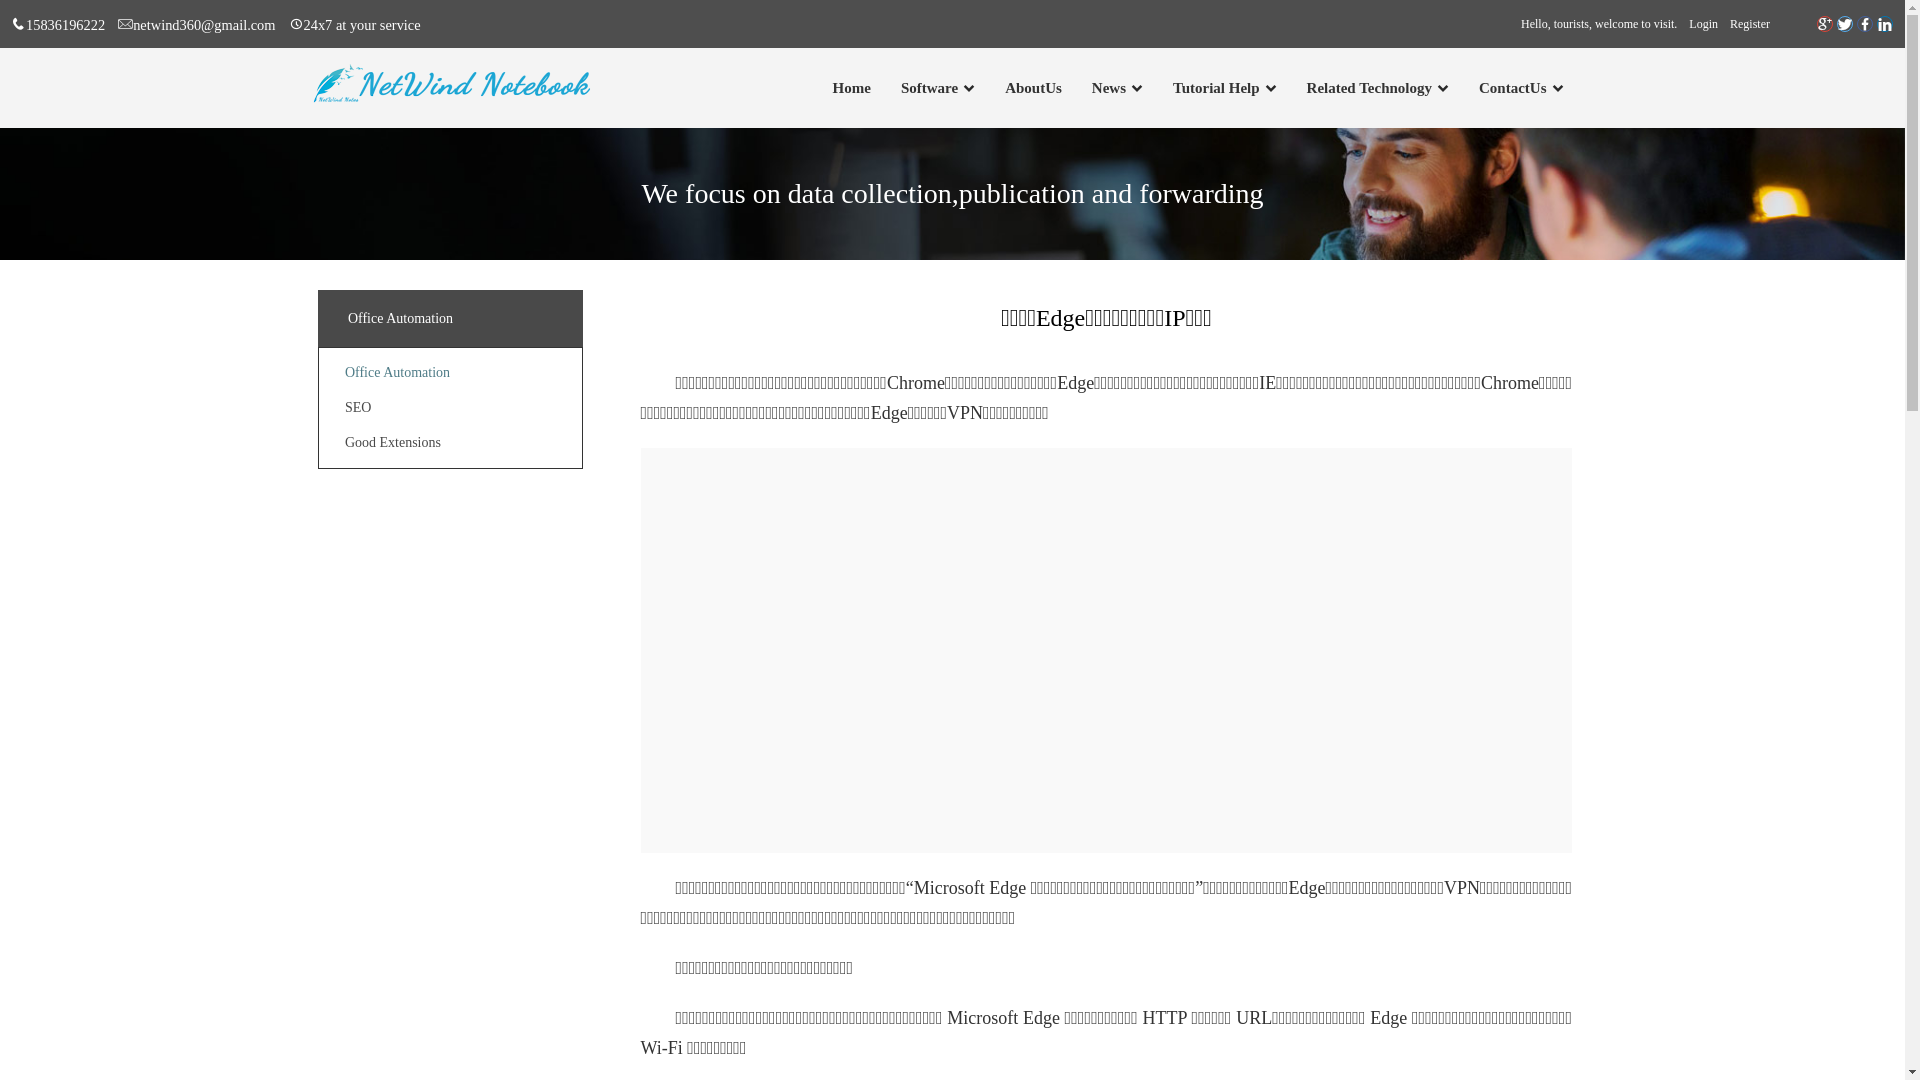 The height and width of the screenshot is (1080, 1920). What do you see at coordinates (397, 372) in the screenshot?
I see `'Office Automation'` at bounding box center [397, 372].